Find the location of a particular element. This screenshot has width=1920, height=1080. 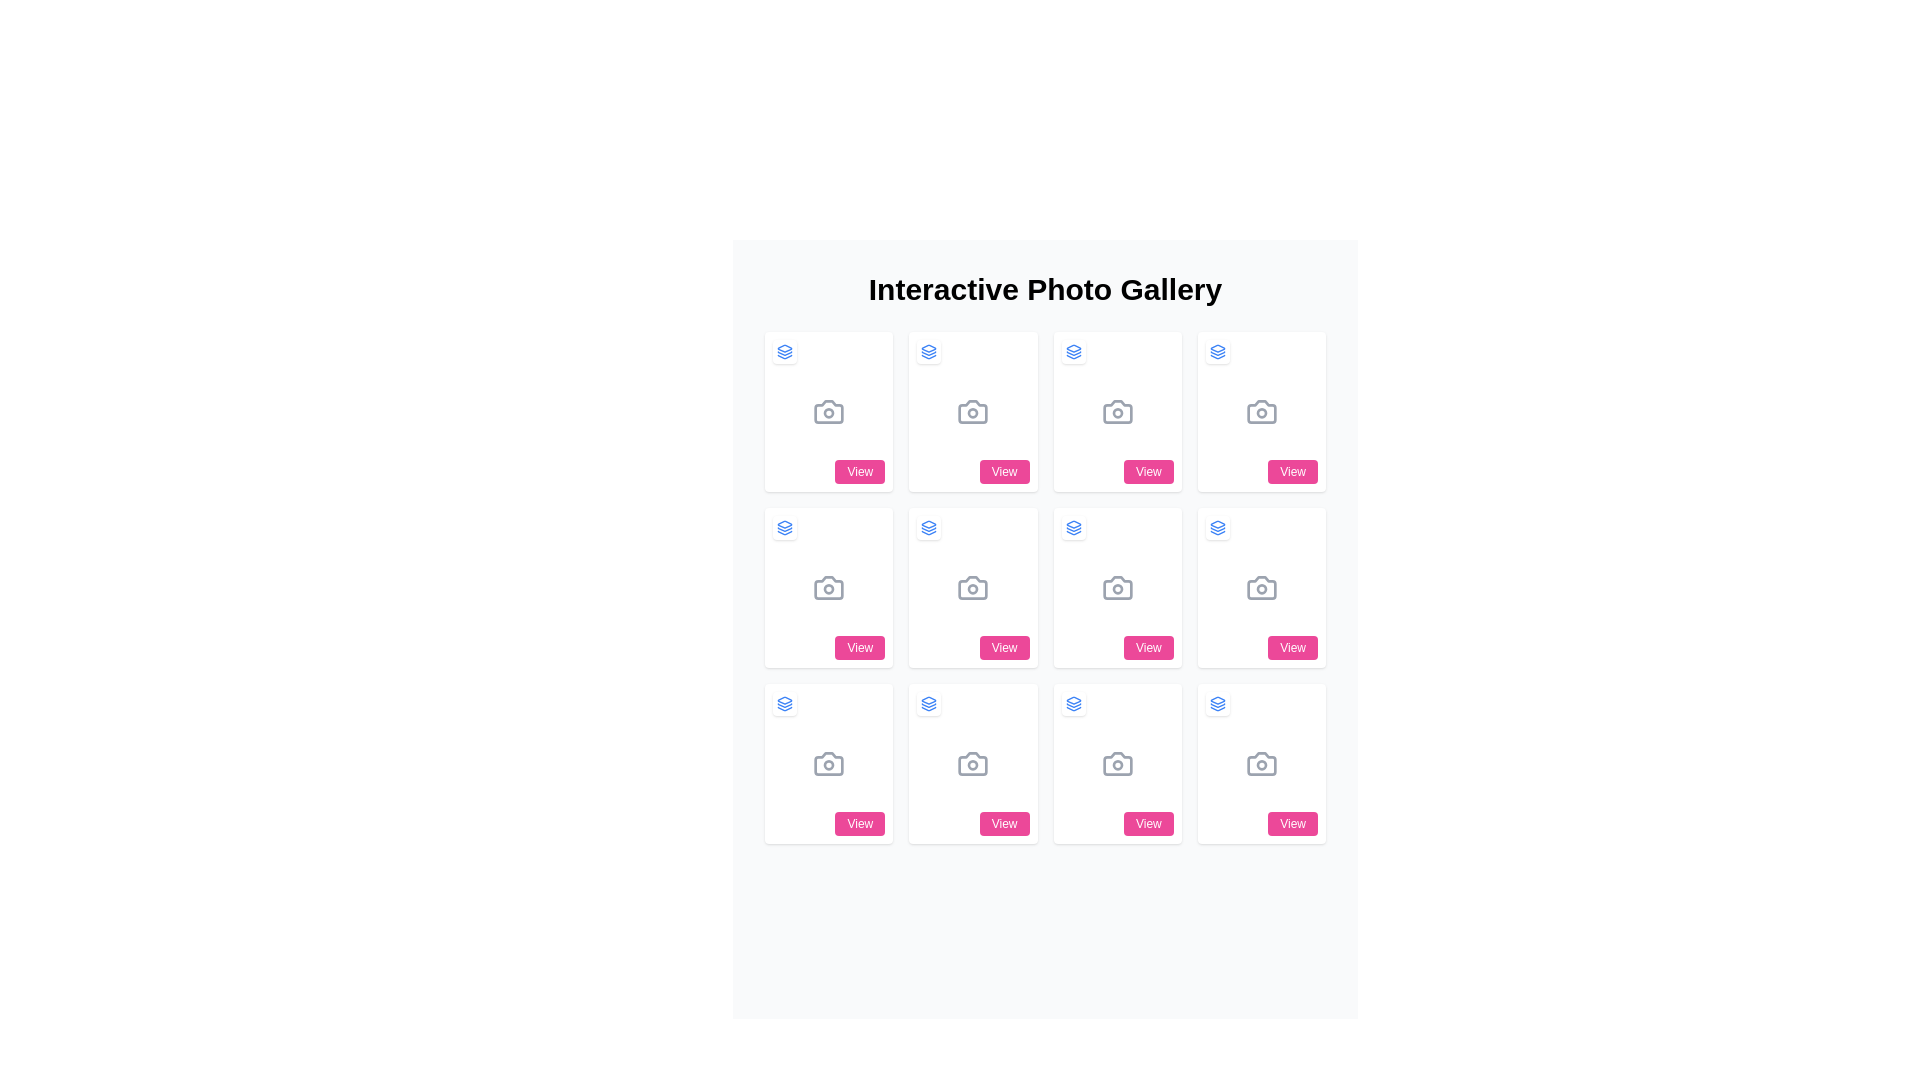

the first icon in the top-left corner of the second row of the interactive photo gallery grid, which indicates a feature associated with a layered structure is located at coordinates (784, 527).